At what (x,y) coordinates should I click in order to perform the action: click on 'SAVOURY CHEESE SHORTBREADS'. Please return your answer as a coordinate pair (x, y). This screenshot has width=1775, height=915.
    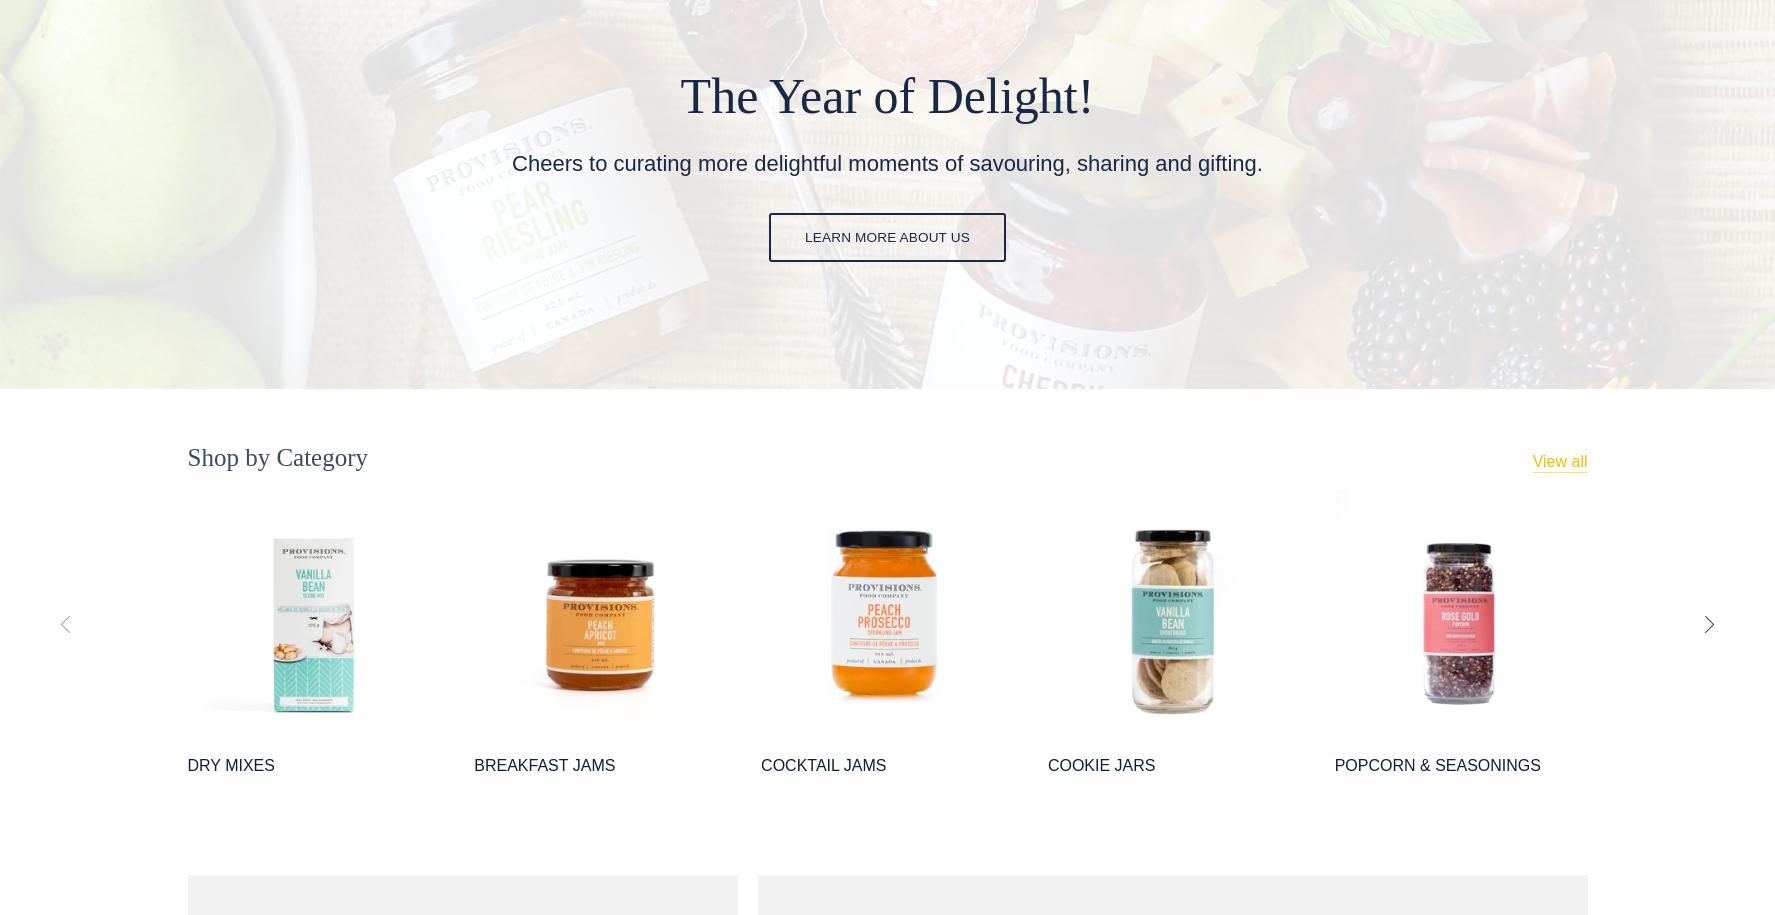
    Looking at the image, I should click on (1693, 775).